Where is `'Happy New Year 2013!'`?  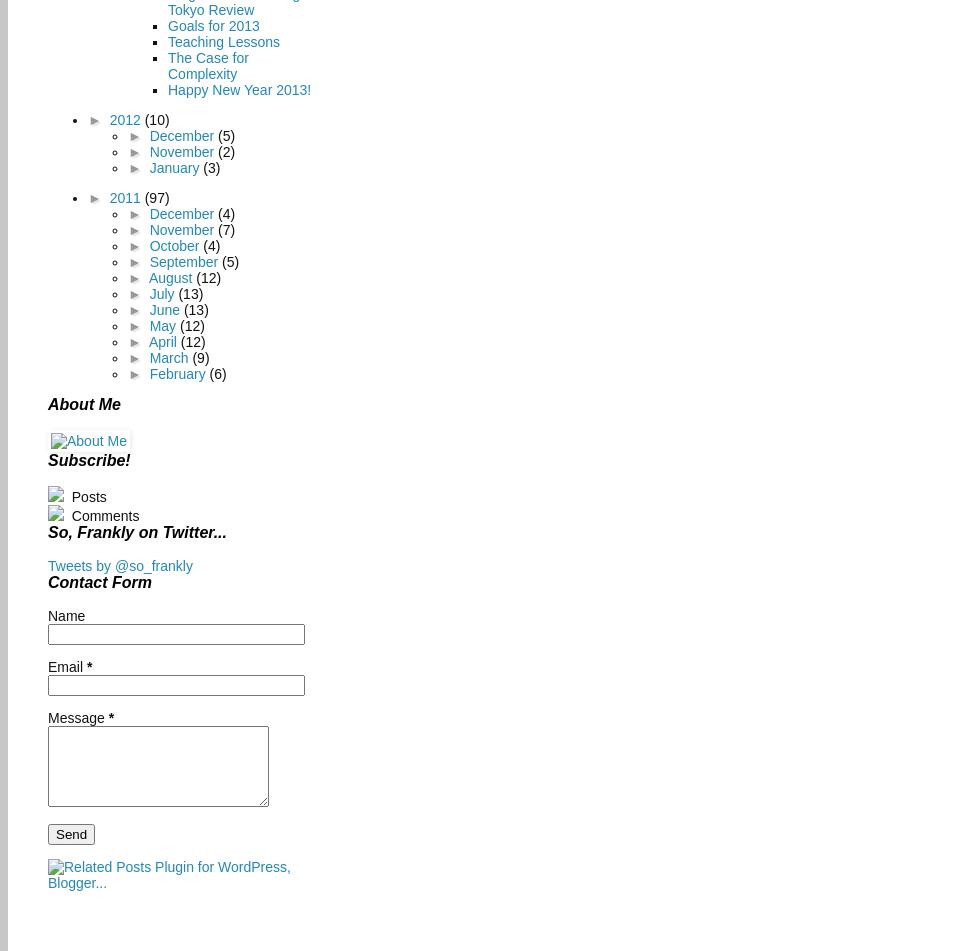
'Happy New Year 2013!' is located at coordinates (238, 89).